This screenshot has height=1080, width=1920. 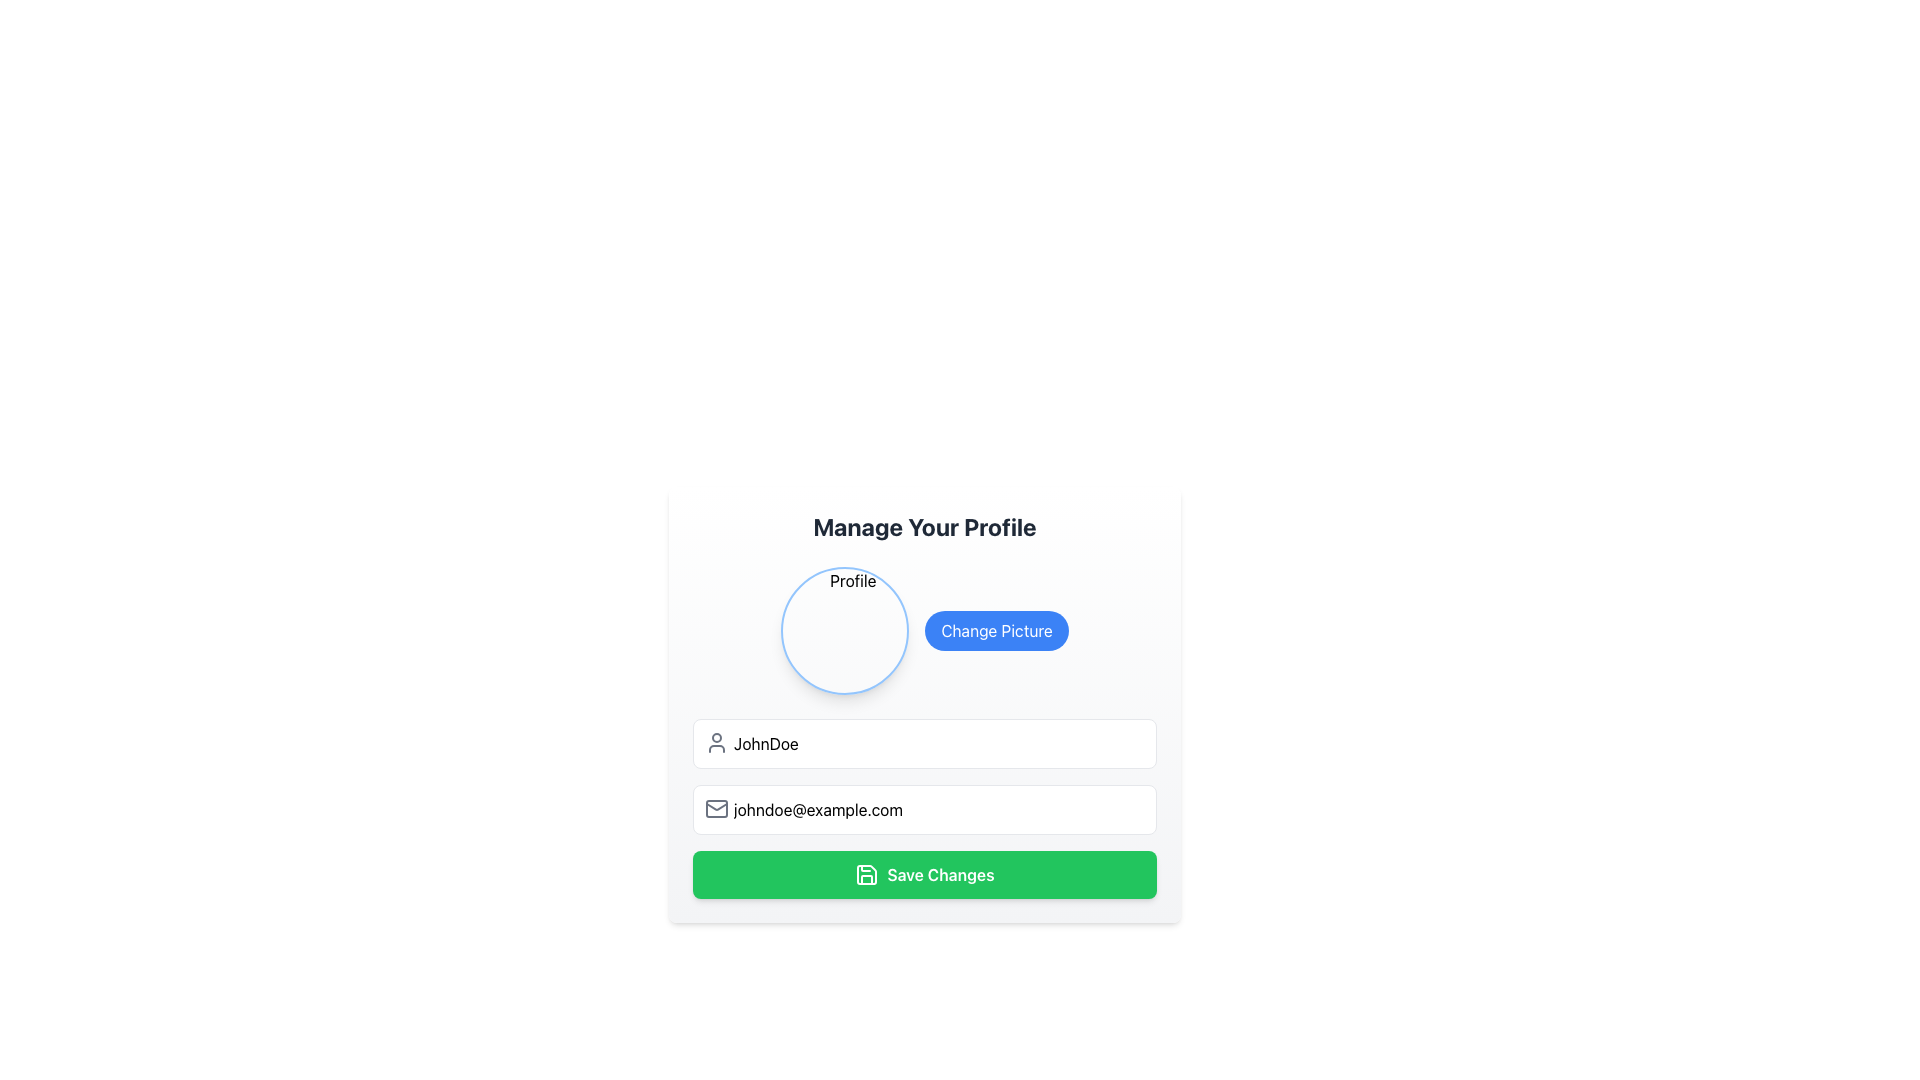 I want to click on the email address icon located on the left side of the email input field in the profile management form, so click(x=716, y=808).